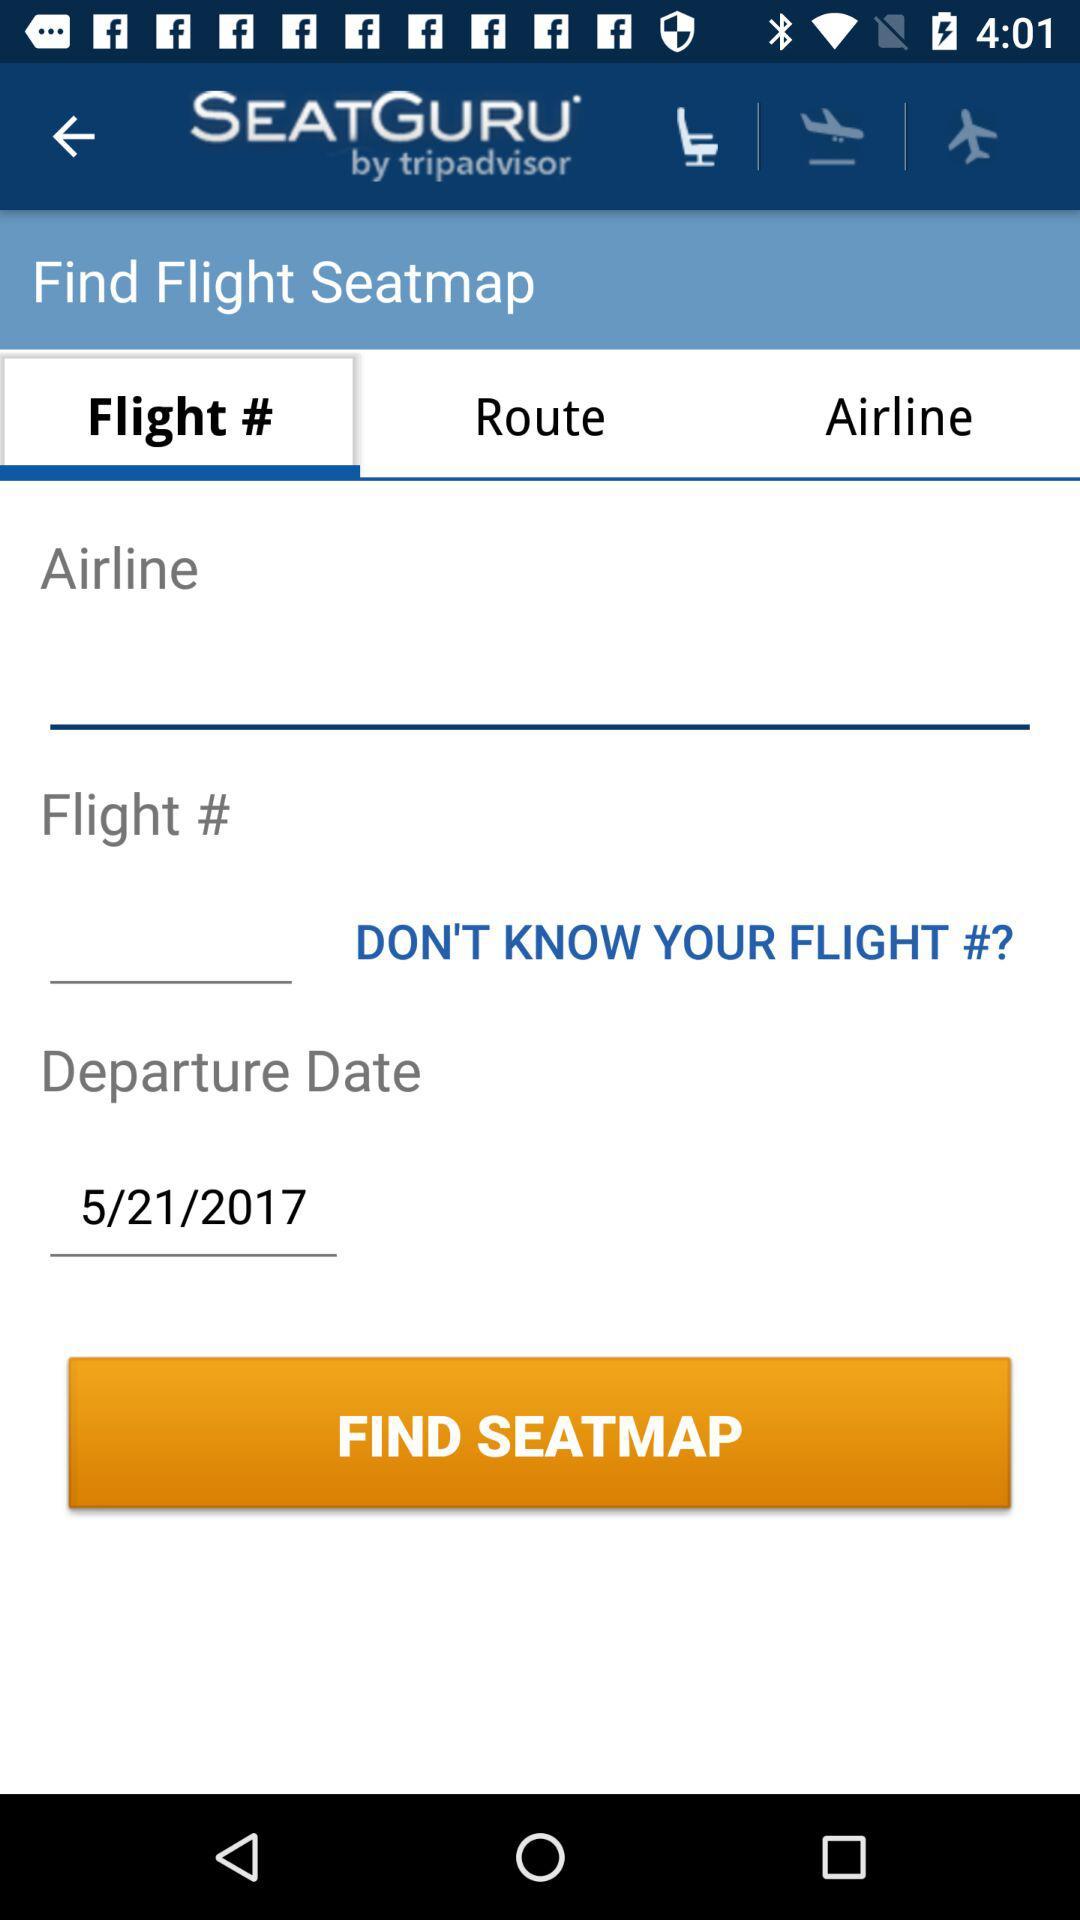  Describe the element at coordinates (540, 689) in the screenshot. I see `blank` at that location.